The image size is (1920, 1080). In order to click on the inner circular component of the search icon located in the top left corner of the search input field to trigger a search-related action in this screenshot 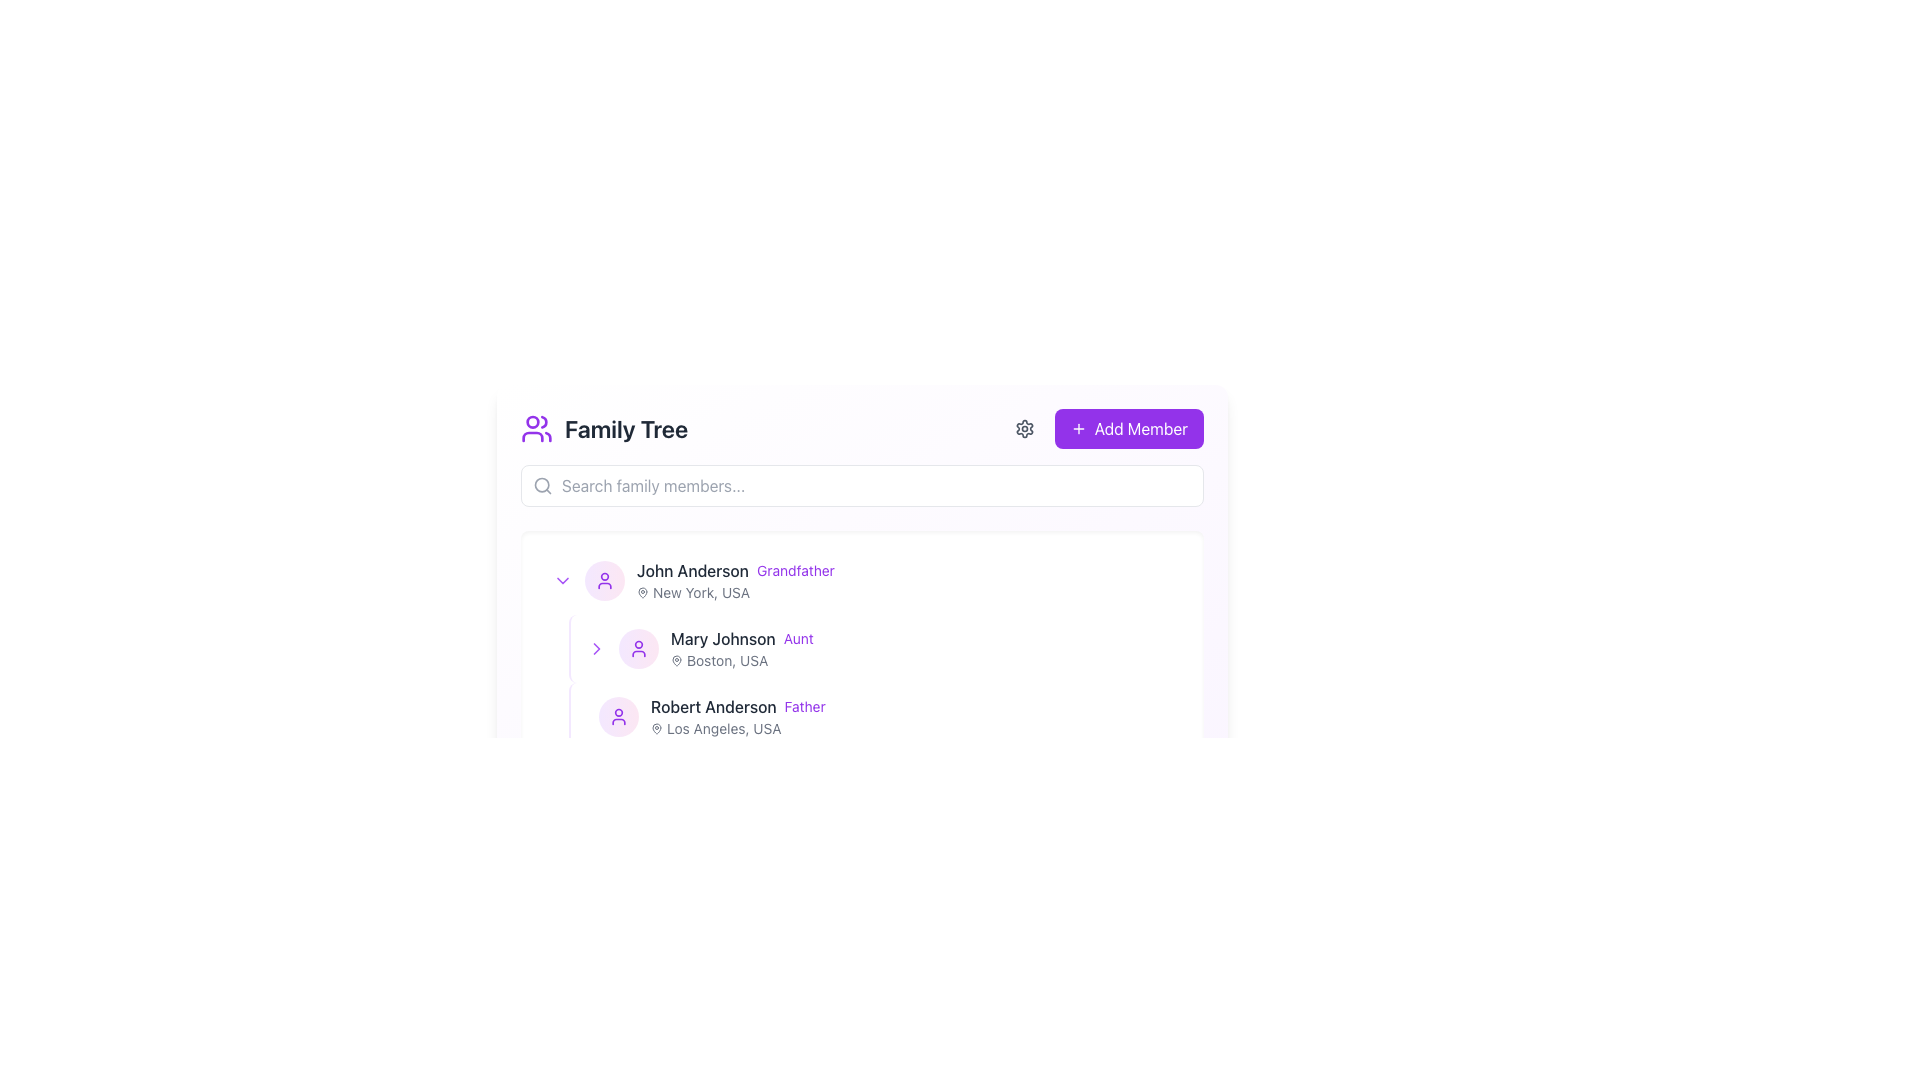, I will do `click(542, 485)`.